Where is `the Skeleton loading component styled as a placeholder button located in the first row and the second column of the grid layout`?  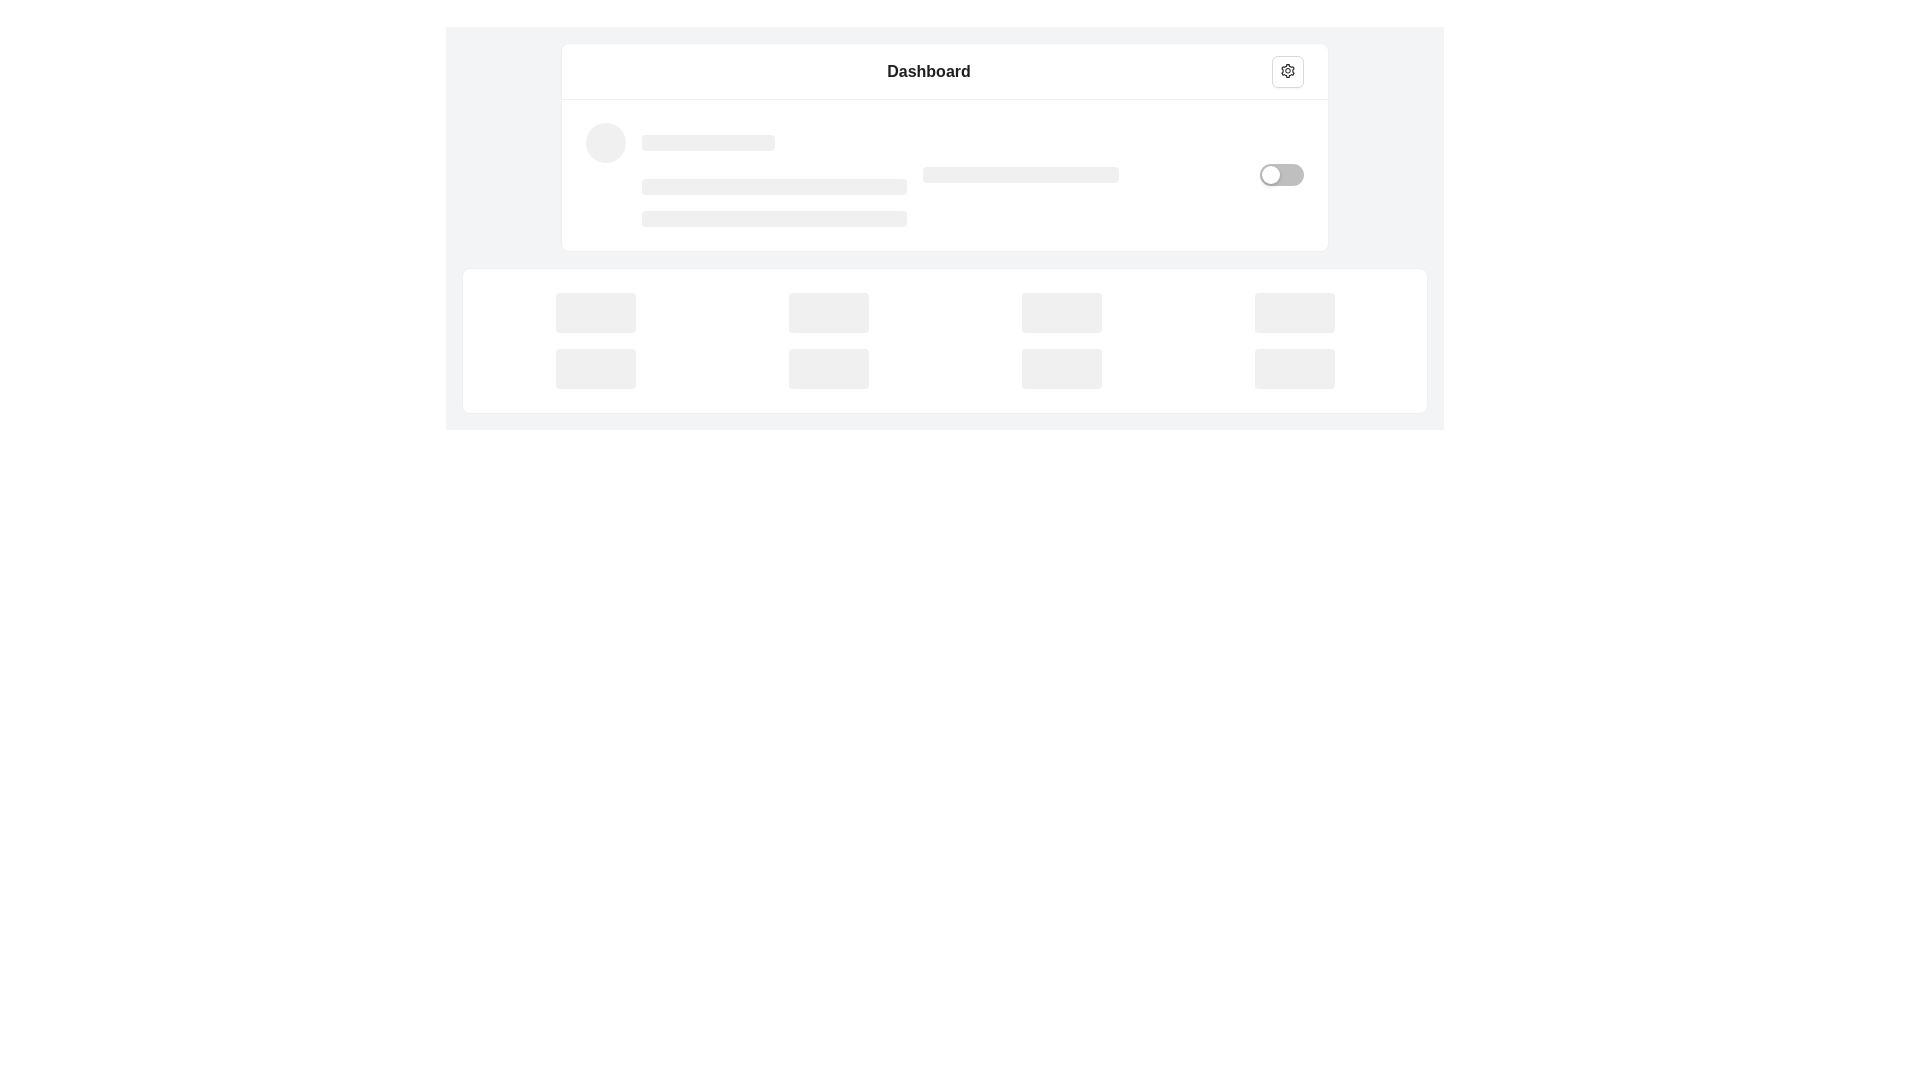 the Skeleton loading component styled as a placeholder button located in the first row and the second column of the grid layout is located at coordinates (828, 312).